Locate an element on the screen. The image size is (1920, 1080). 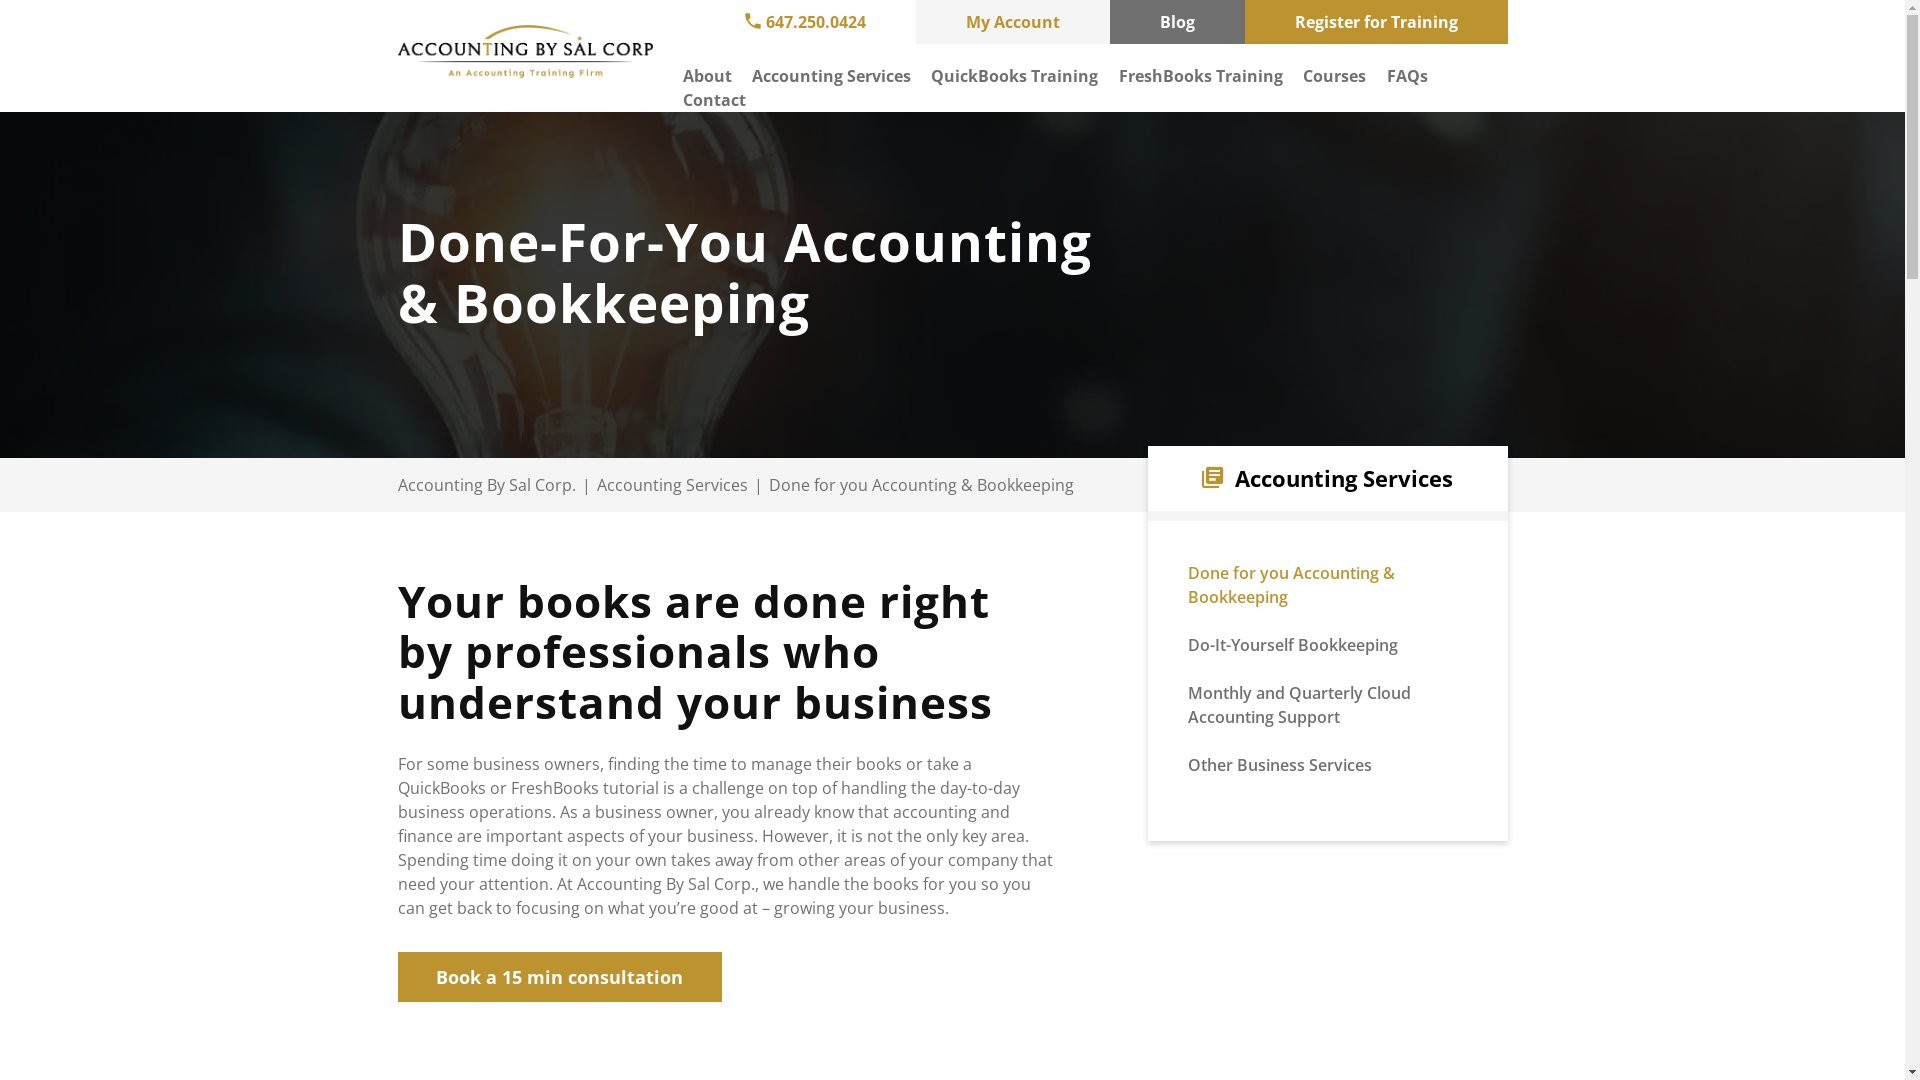
'Accounting Services' is located at coordinates (831, 75).